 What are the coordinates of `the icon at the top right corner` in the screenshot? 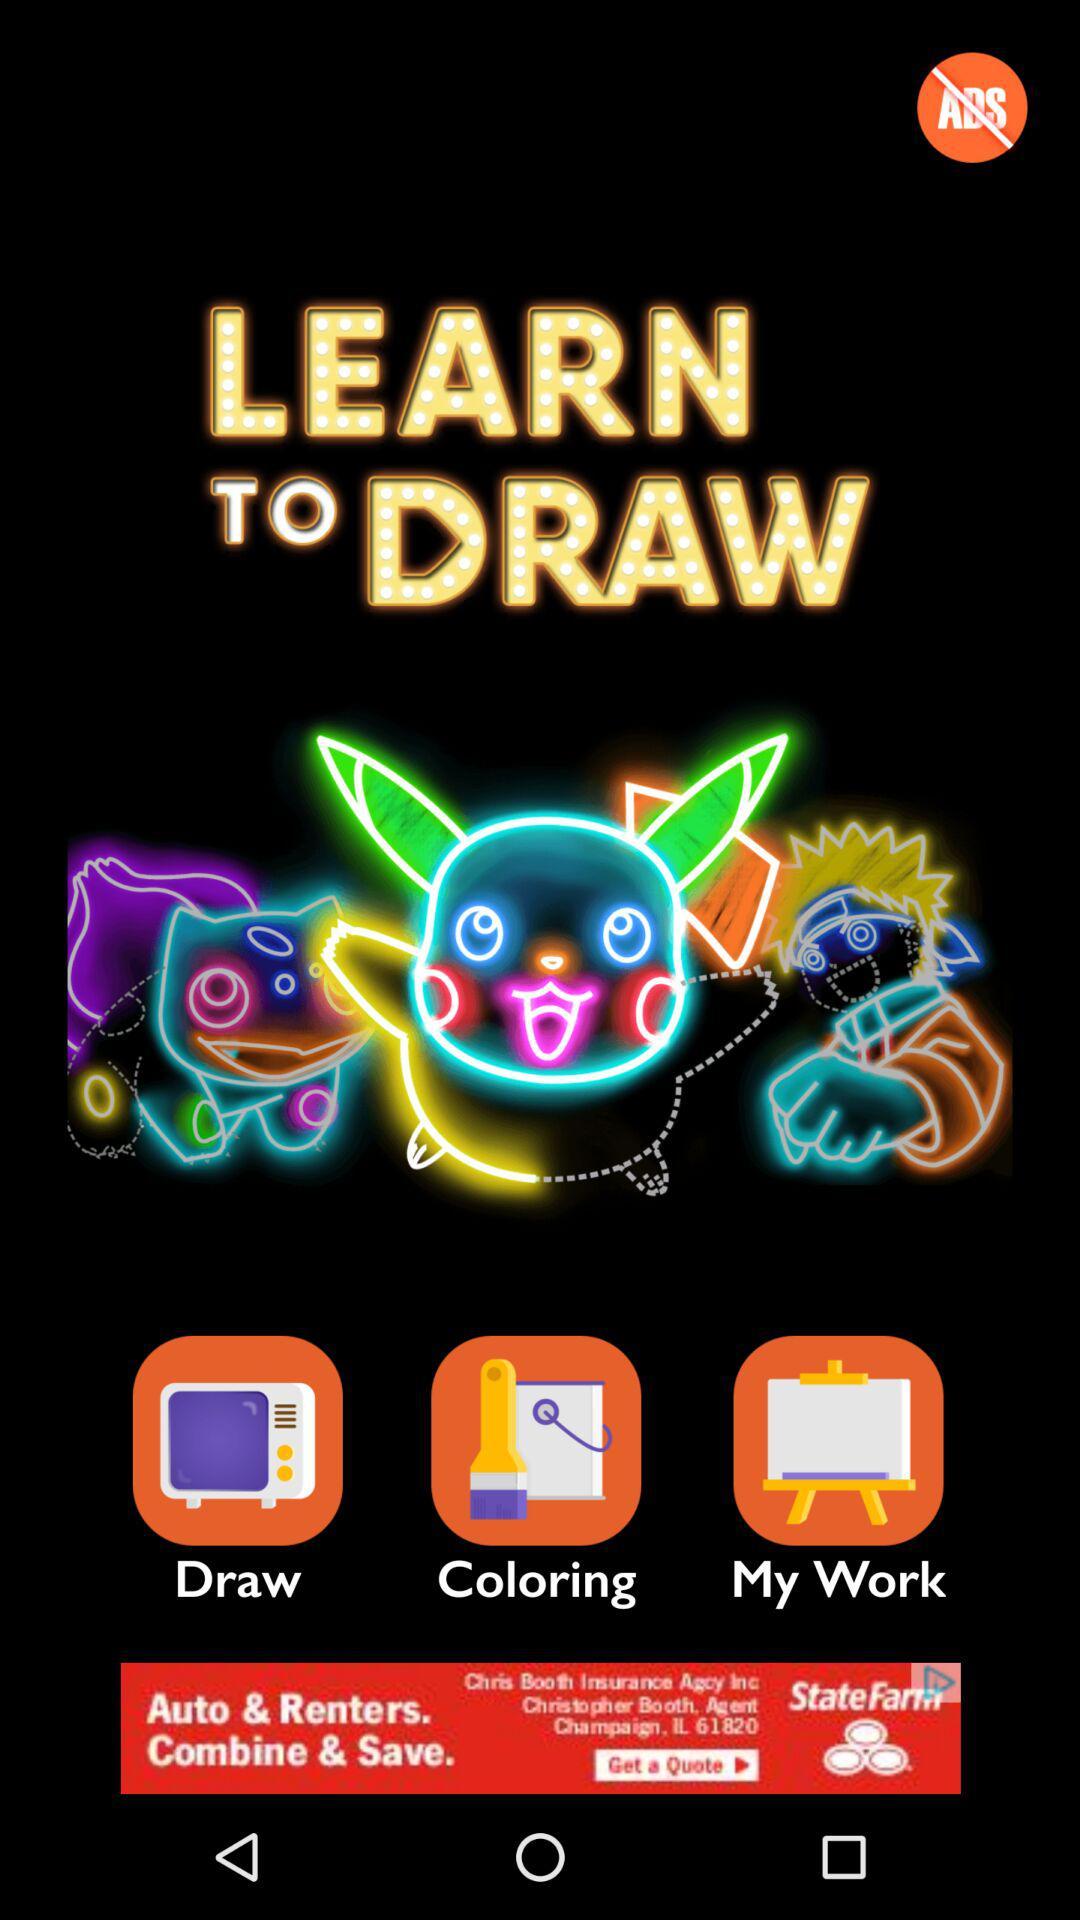 It's located at (971, 106).